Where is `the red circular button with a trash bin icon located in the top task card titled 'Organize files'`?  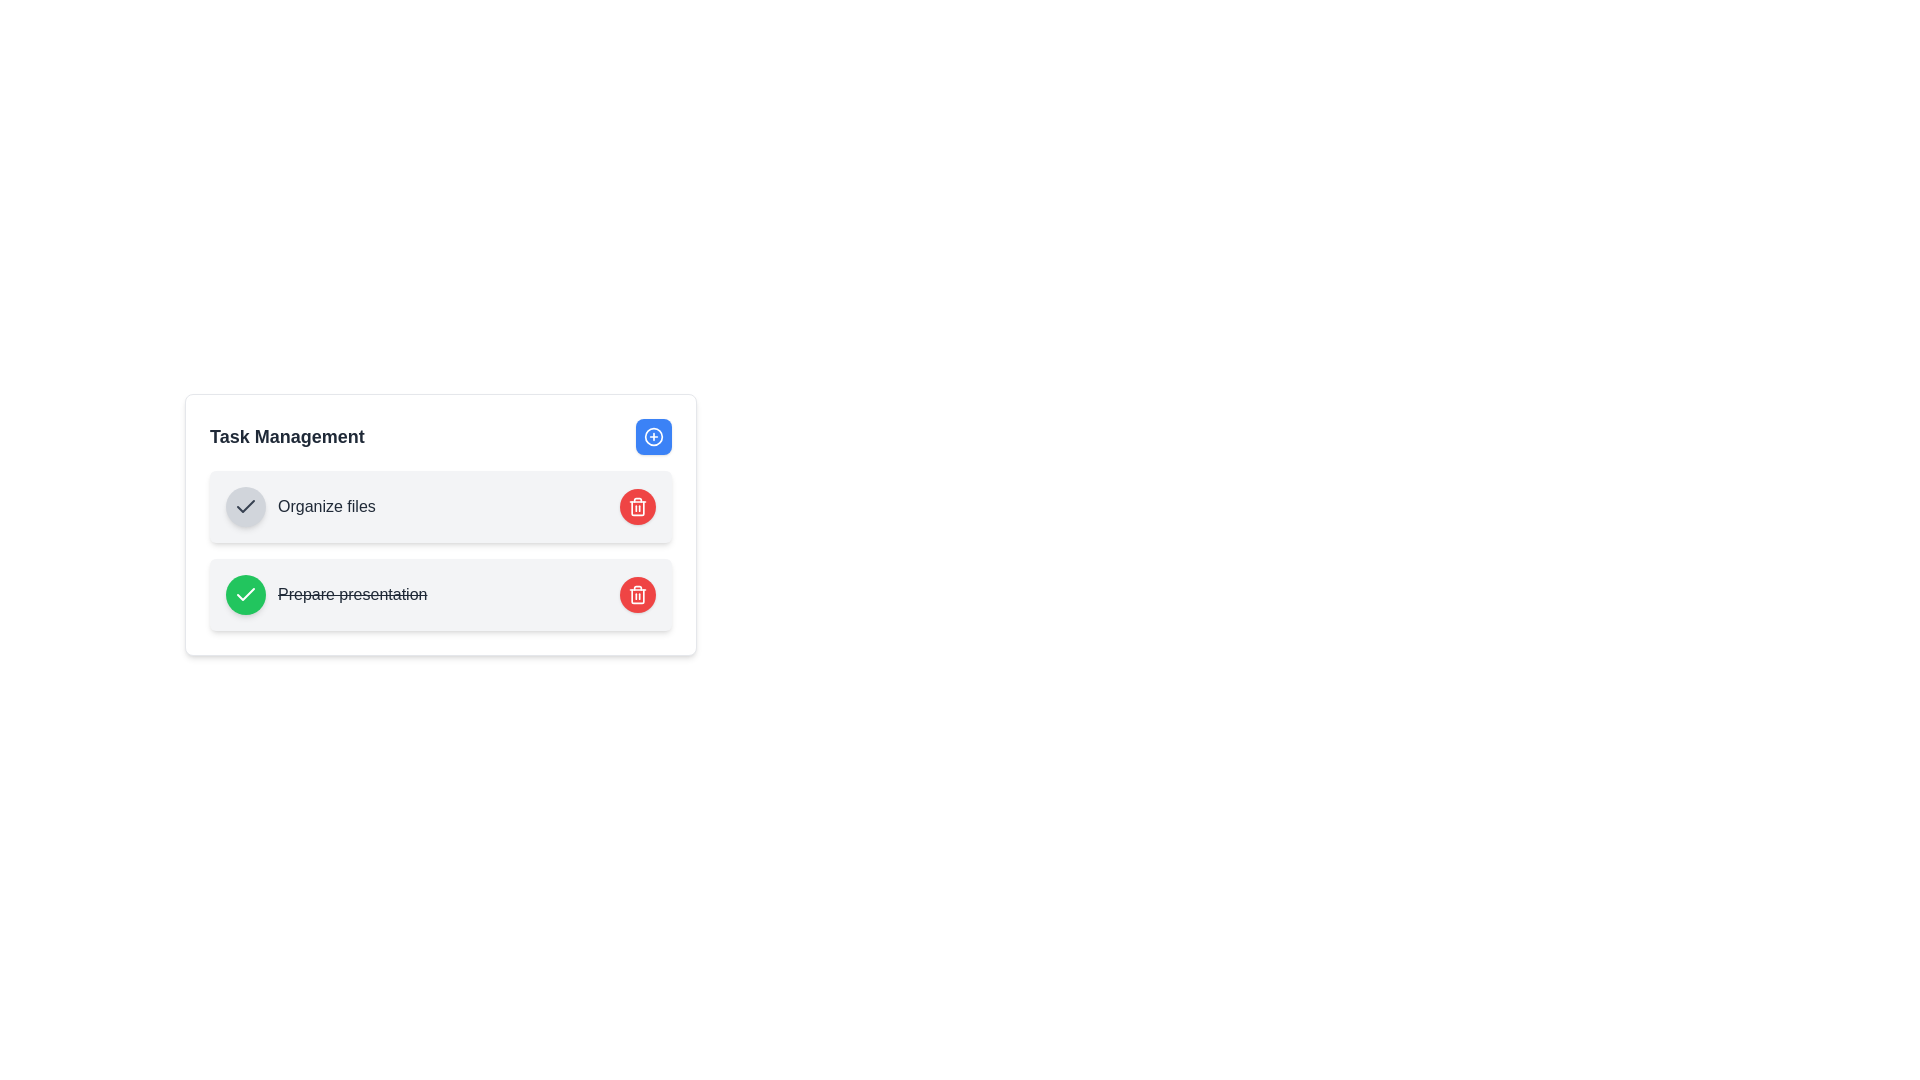
the red circular button with a trash bin icon located in the top task card titled 'Organize files' is located at coordinates (637, 505).